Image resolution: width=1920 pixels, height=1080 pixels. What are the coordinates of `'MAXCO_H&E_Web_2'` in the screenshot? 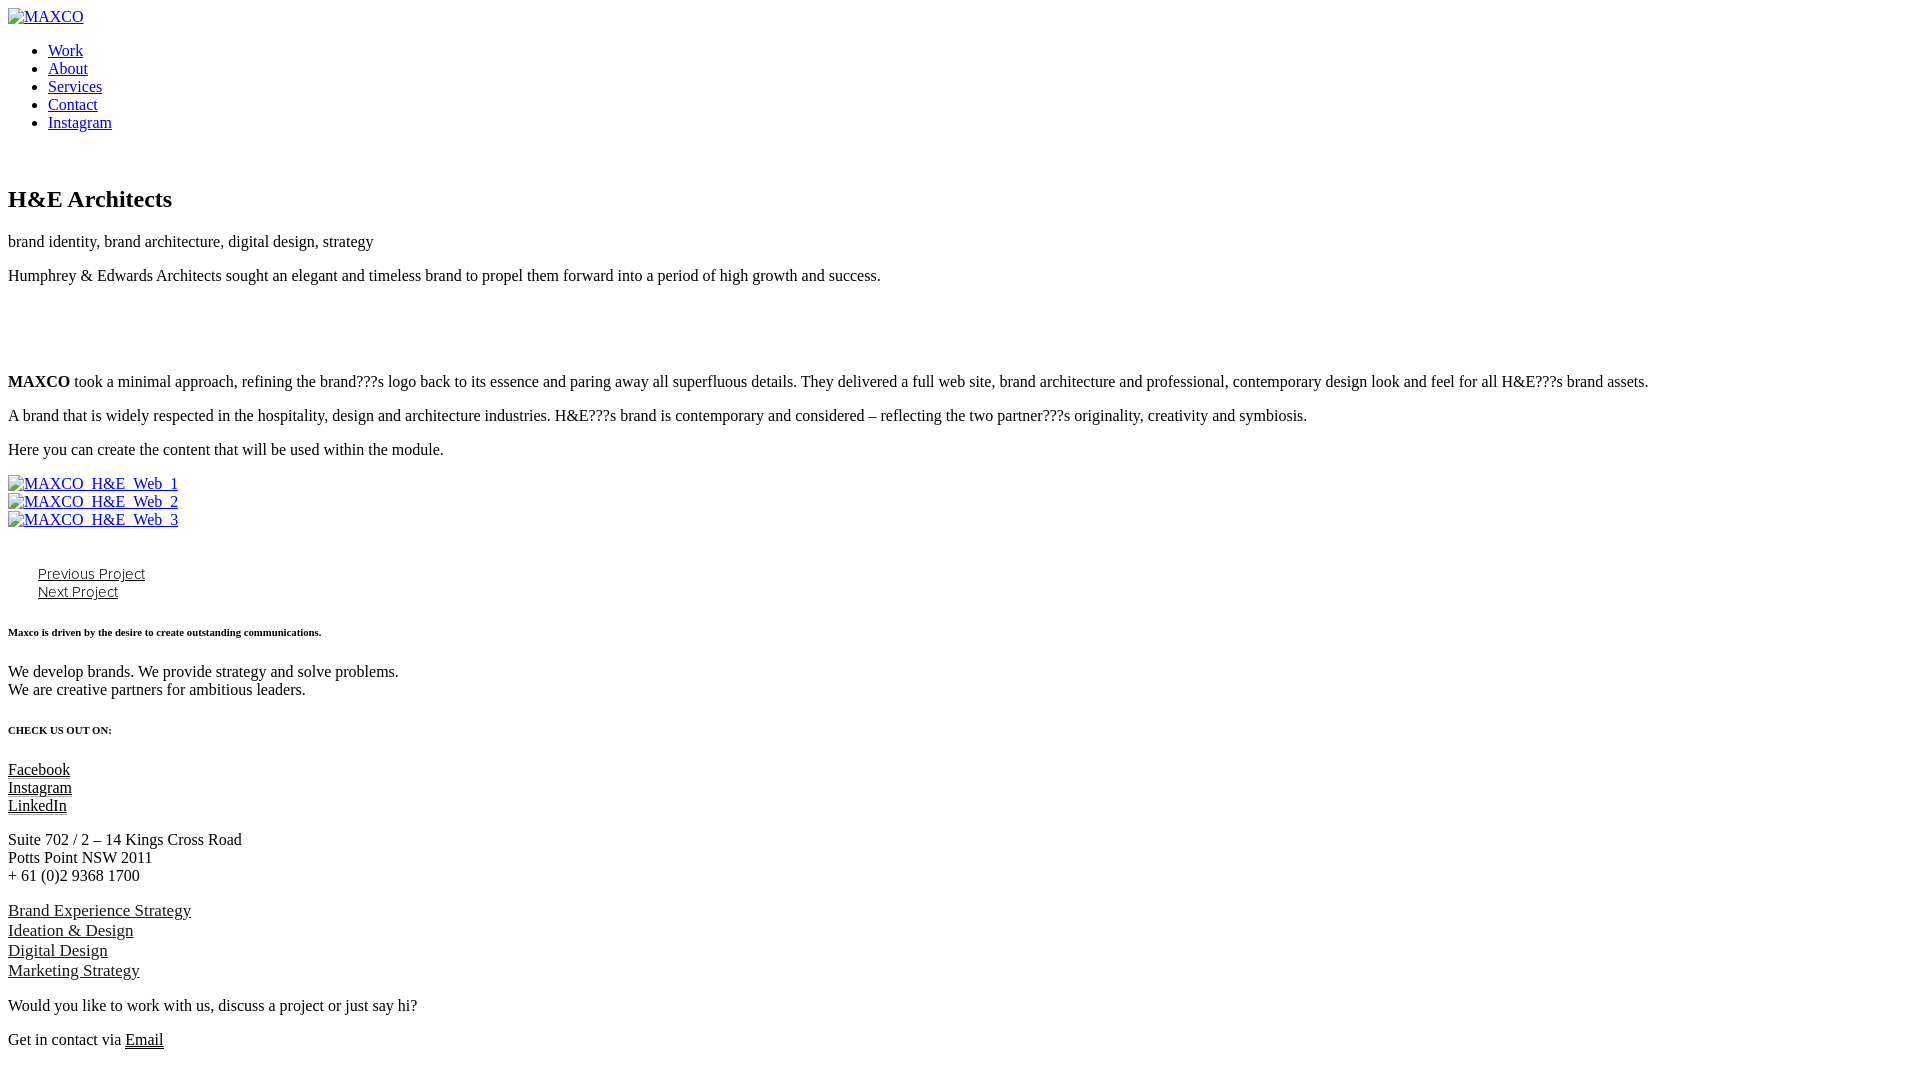 It's located at (91, 500).